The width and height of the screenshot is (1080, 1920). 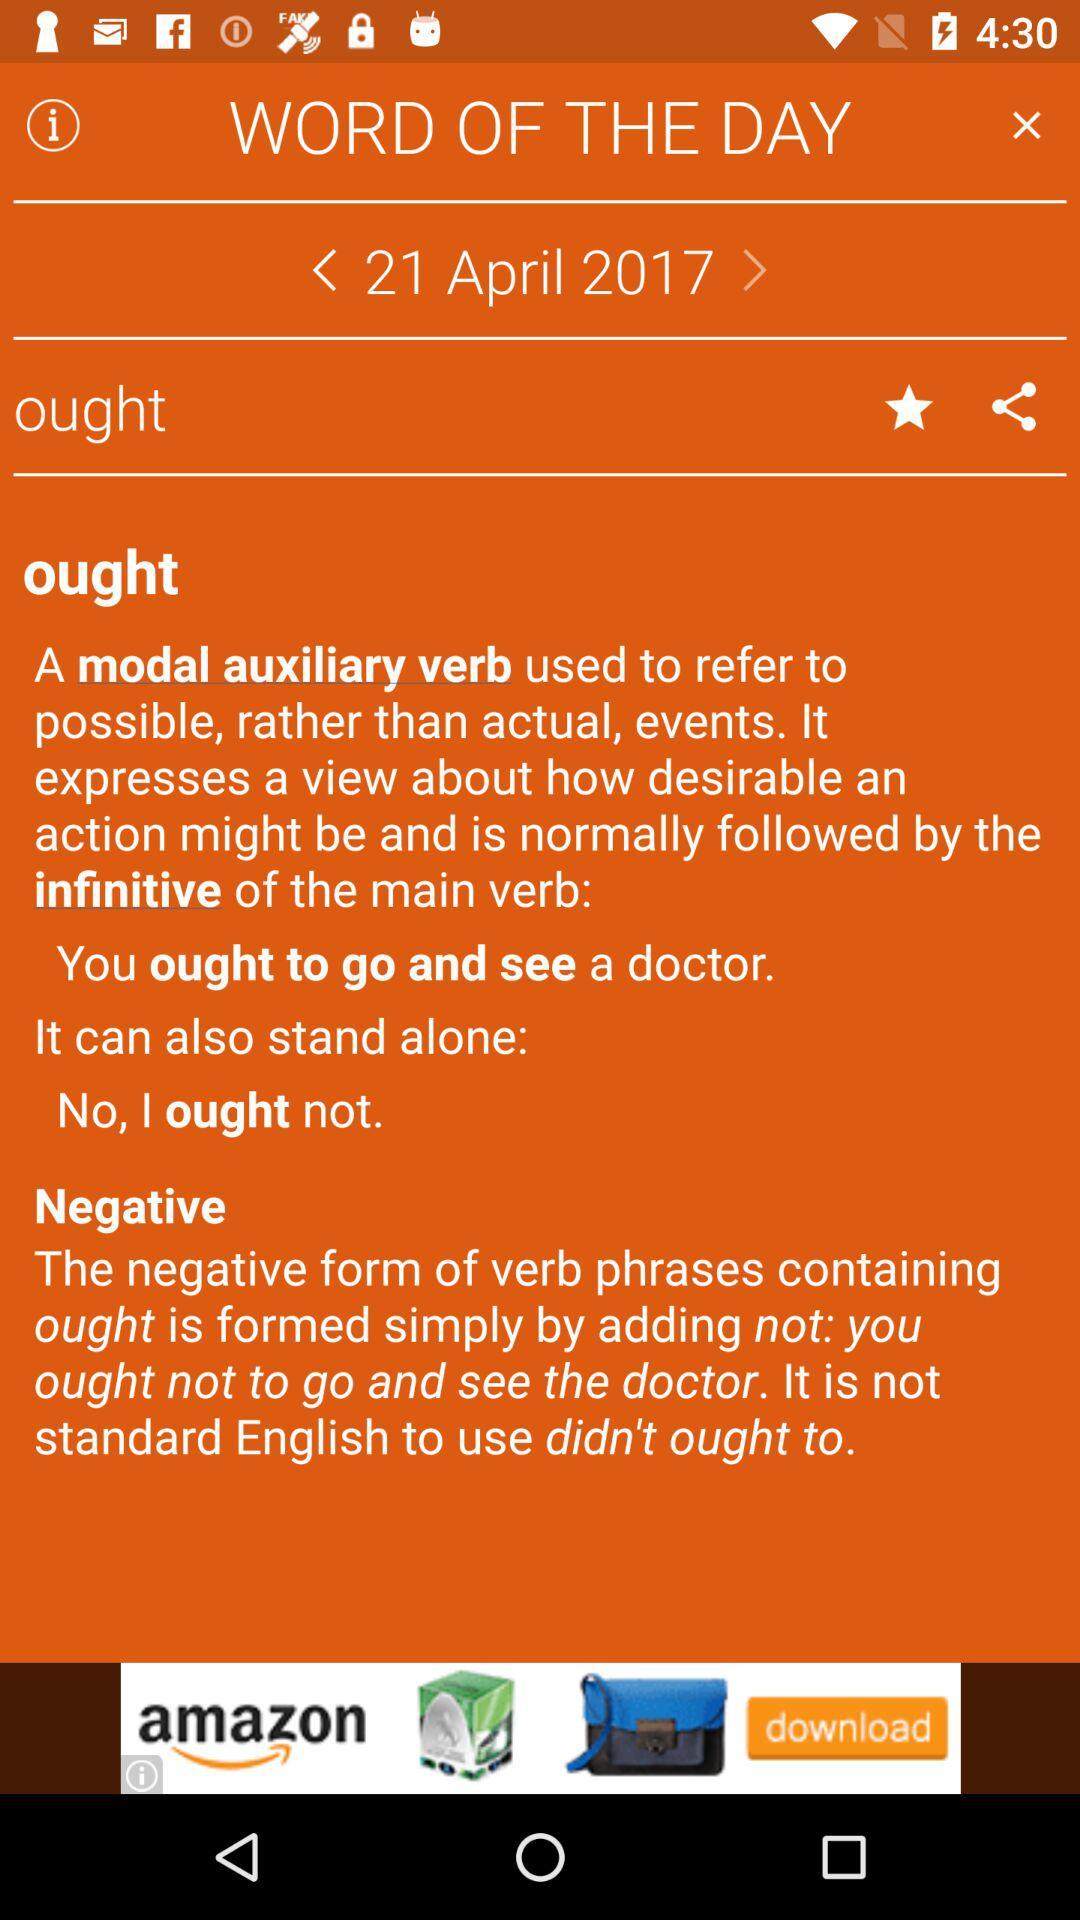 What do you see at coordinates (540, 1727) in the screenshot?
I see `advertisement` at bounding box center [540, 1727].